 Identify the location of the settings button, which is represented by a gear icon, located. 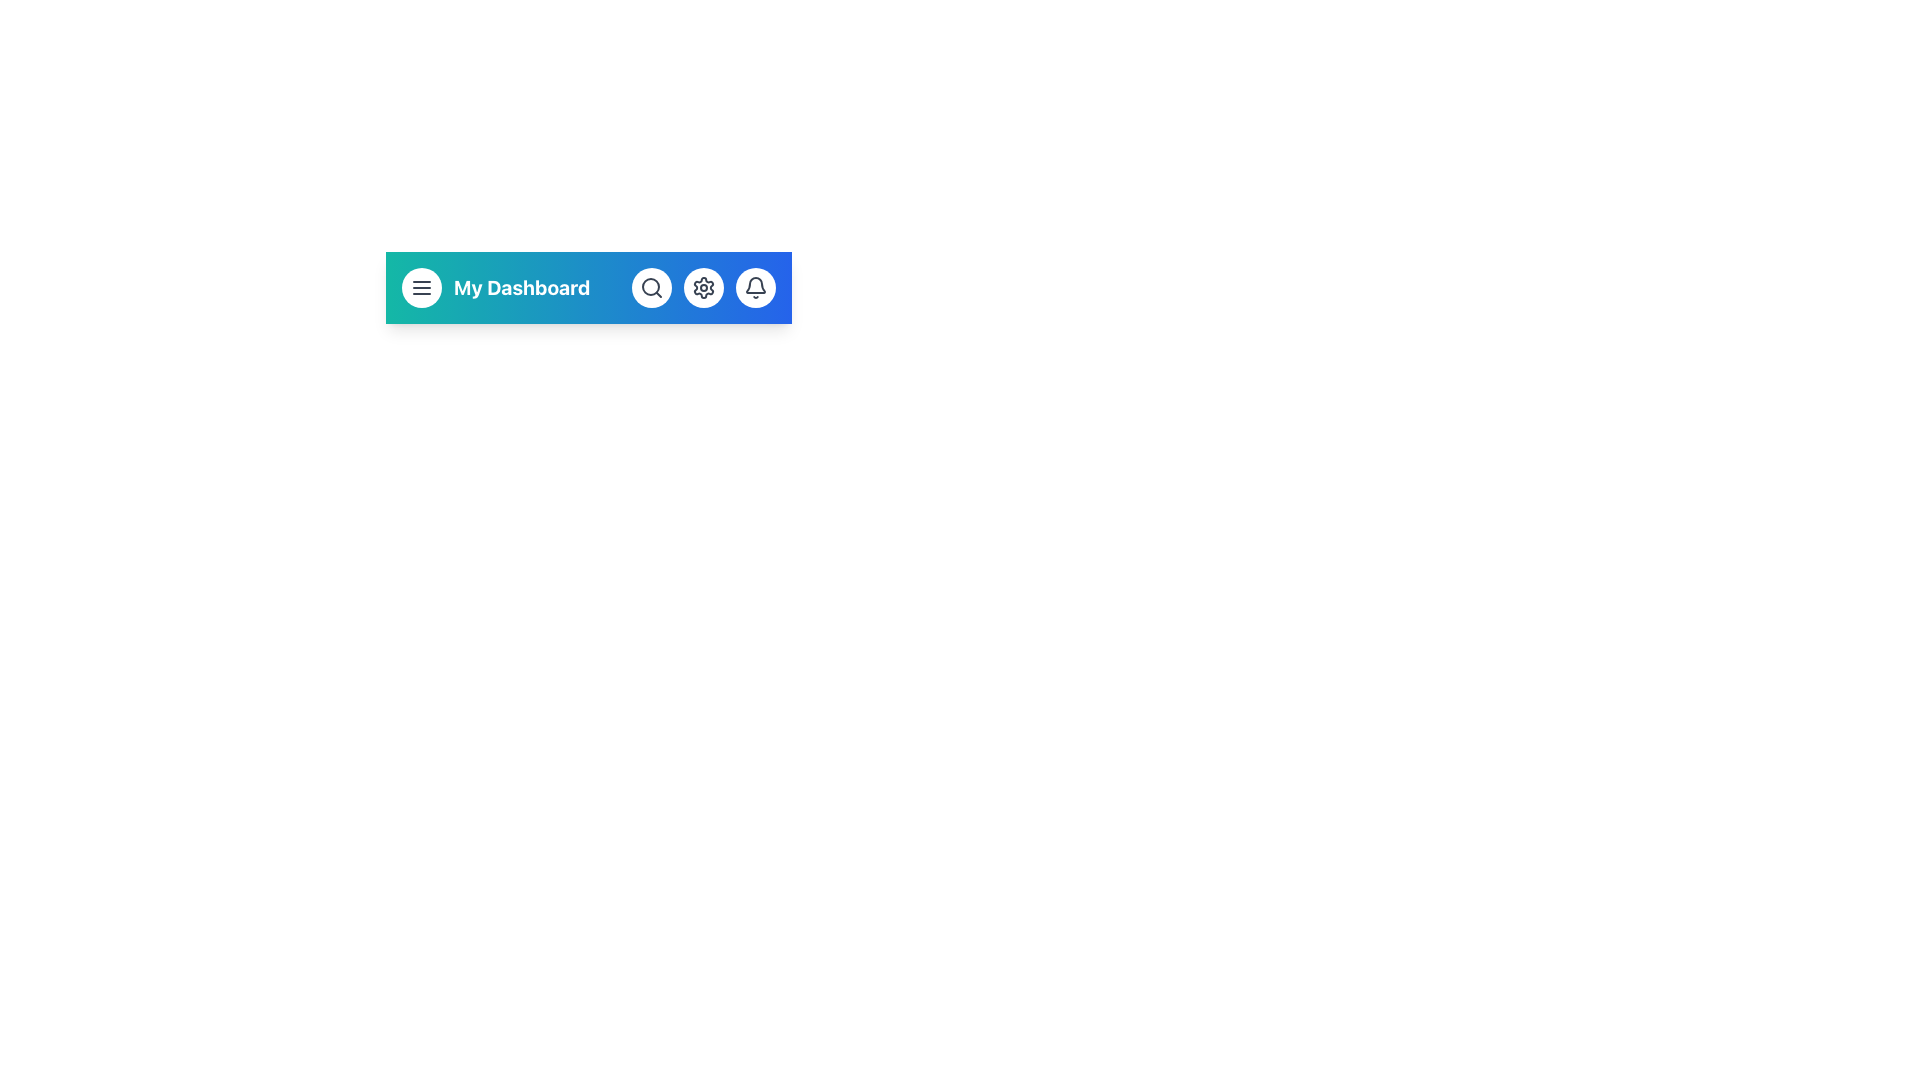
(704, 288).